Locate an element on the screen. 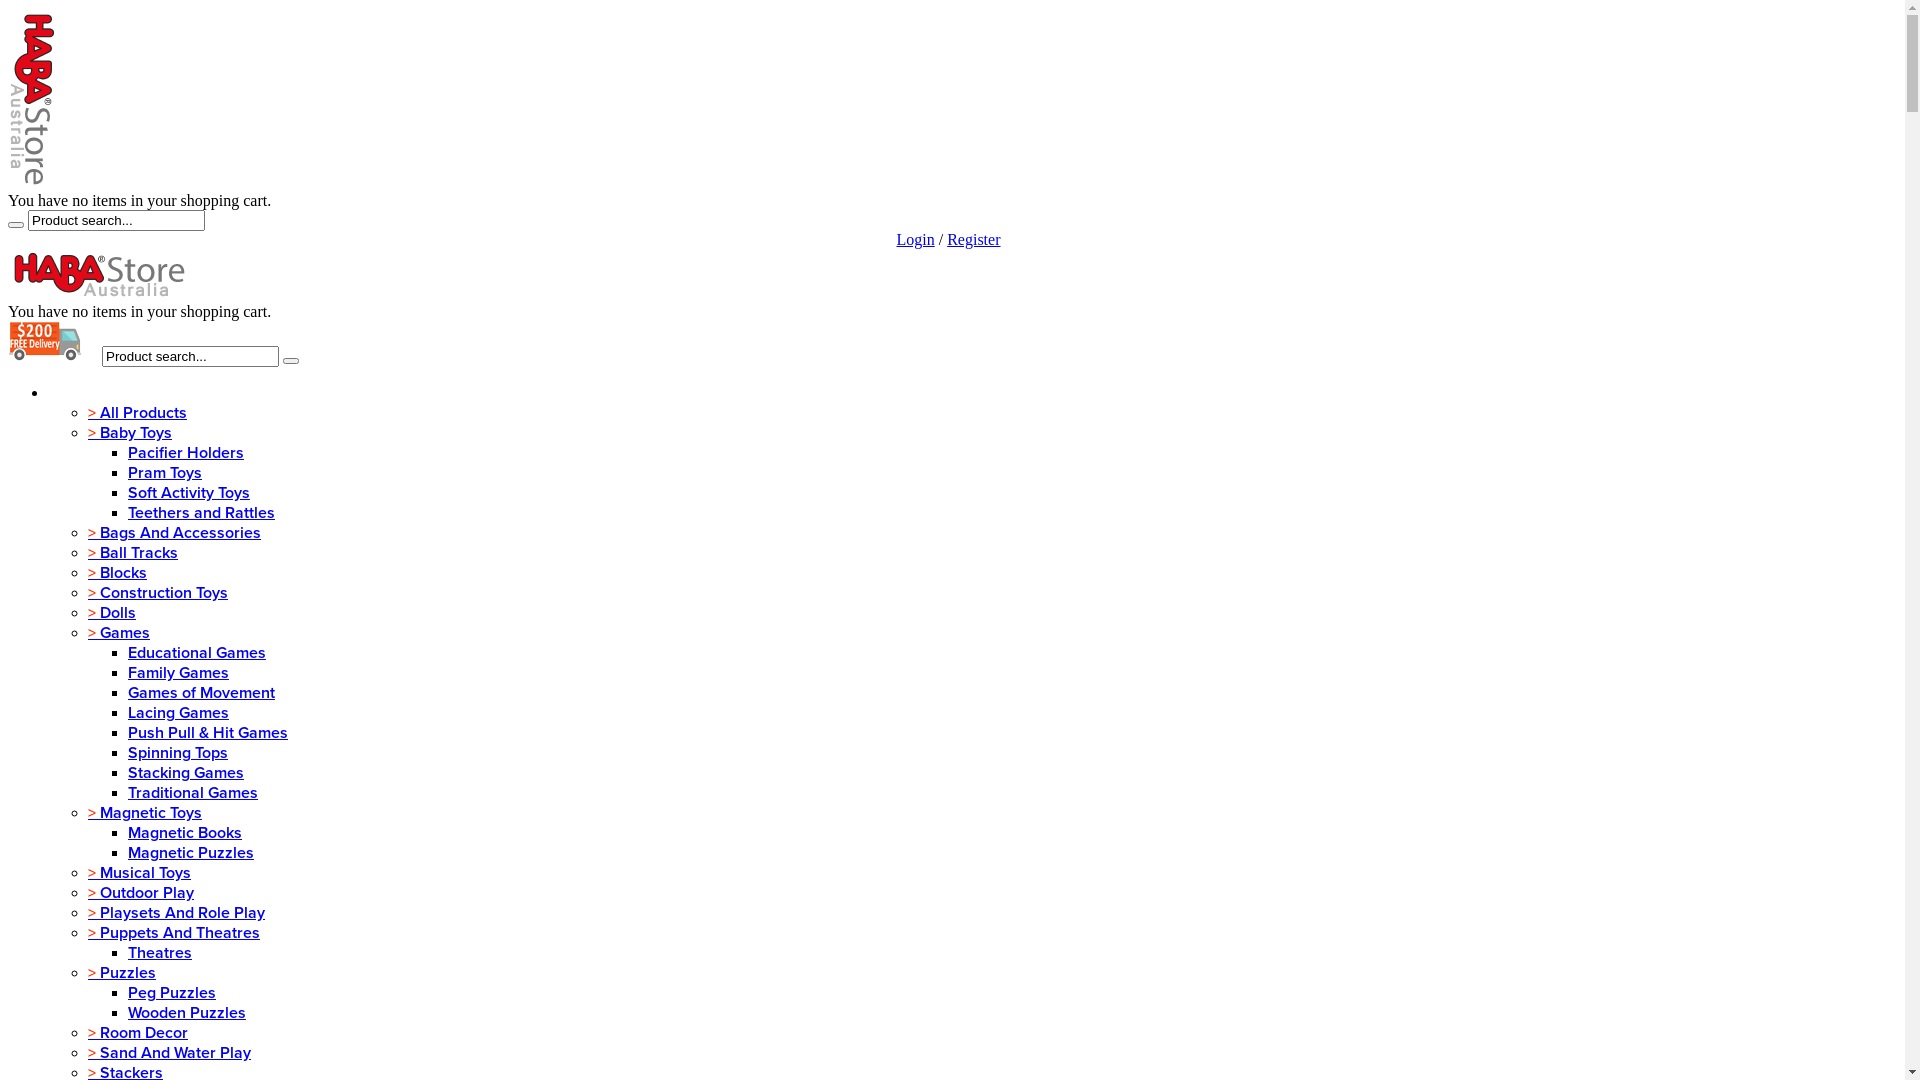 The width and height of the screenshot is (1920, 1080). 'Wooden Puzzles' is located at coordinates (187, 1013).